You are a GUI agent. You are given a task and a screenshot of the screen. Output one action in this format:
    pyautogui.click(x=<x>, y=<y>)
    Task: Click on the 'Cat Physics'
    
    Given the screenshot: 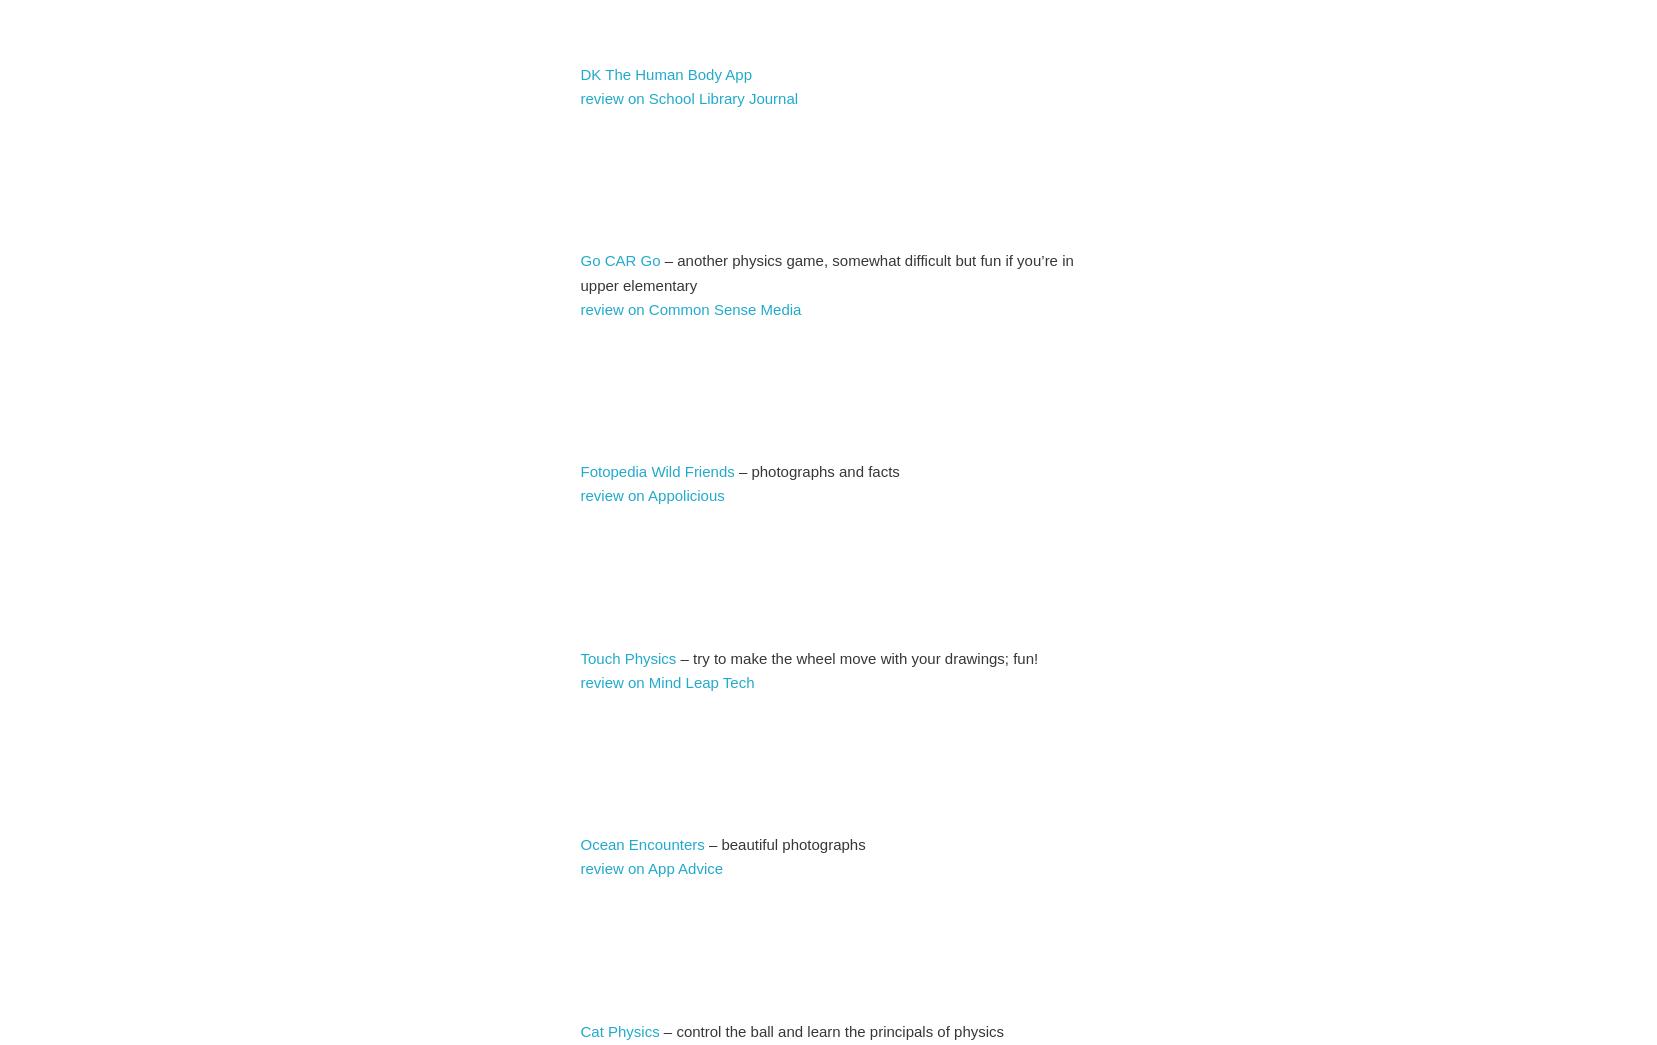 What is the action you would take?
    pyautogui.click(x=619, y=1030)
    